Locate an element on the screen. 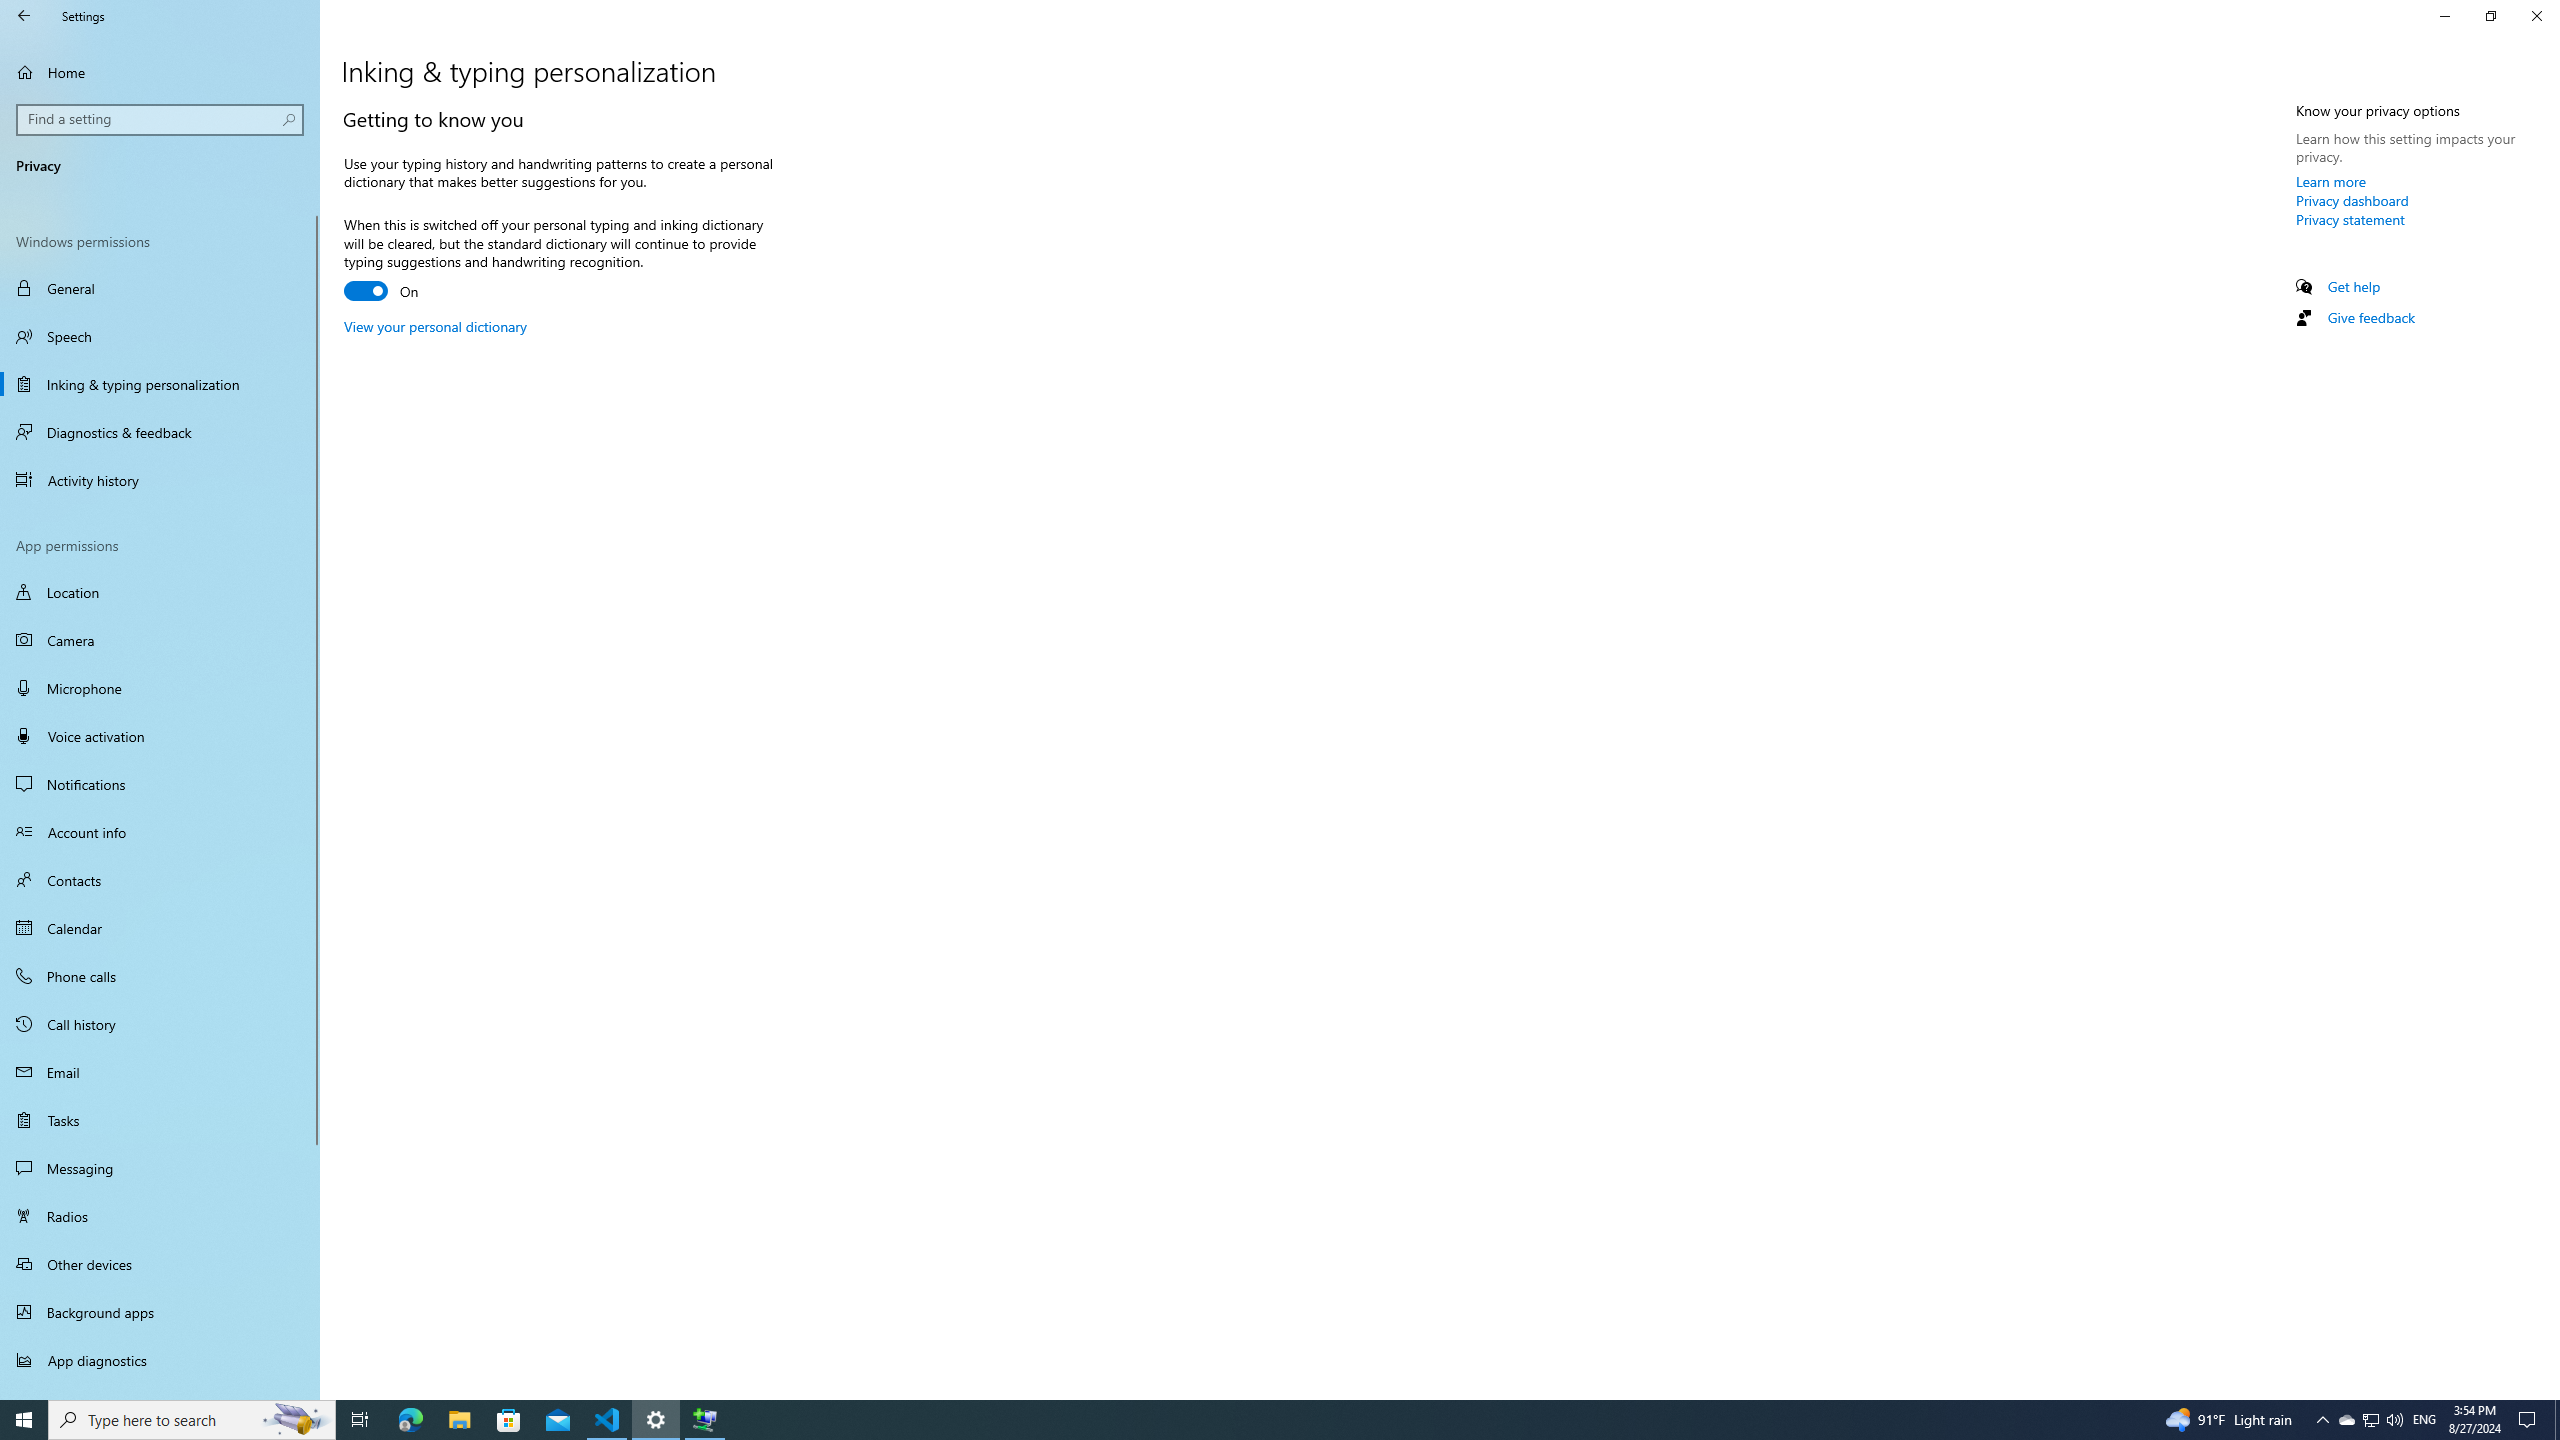  'Give feedback' is located at coordinates (2369, 317).